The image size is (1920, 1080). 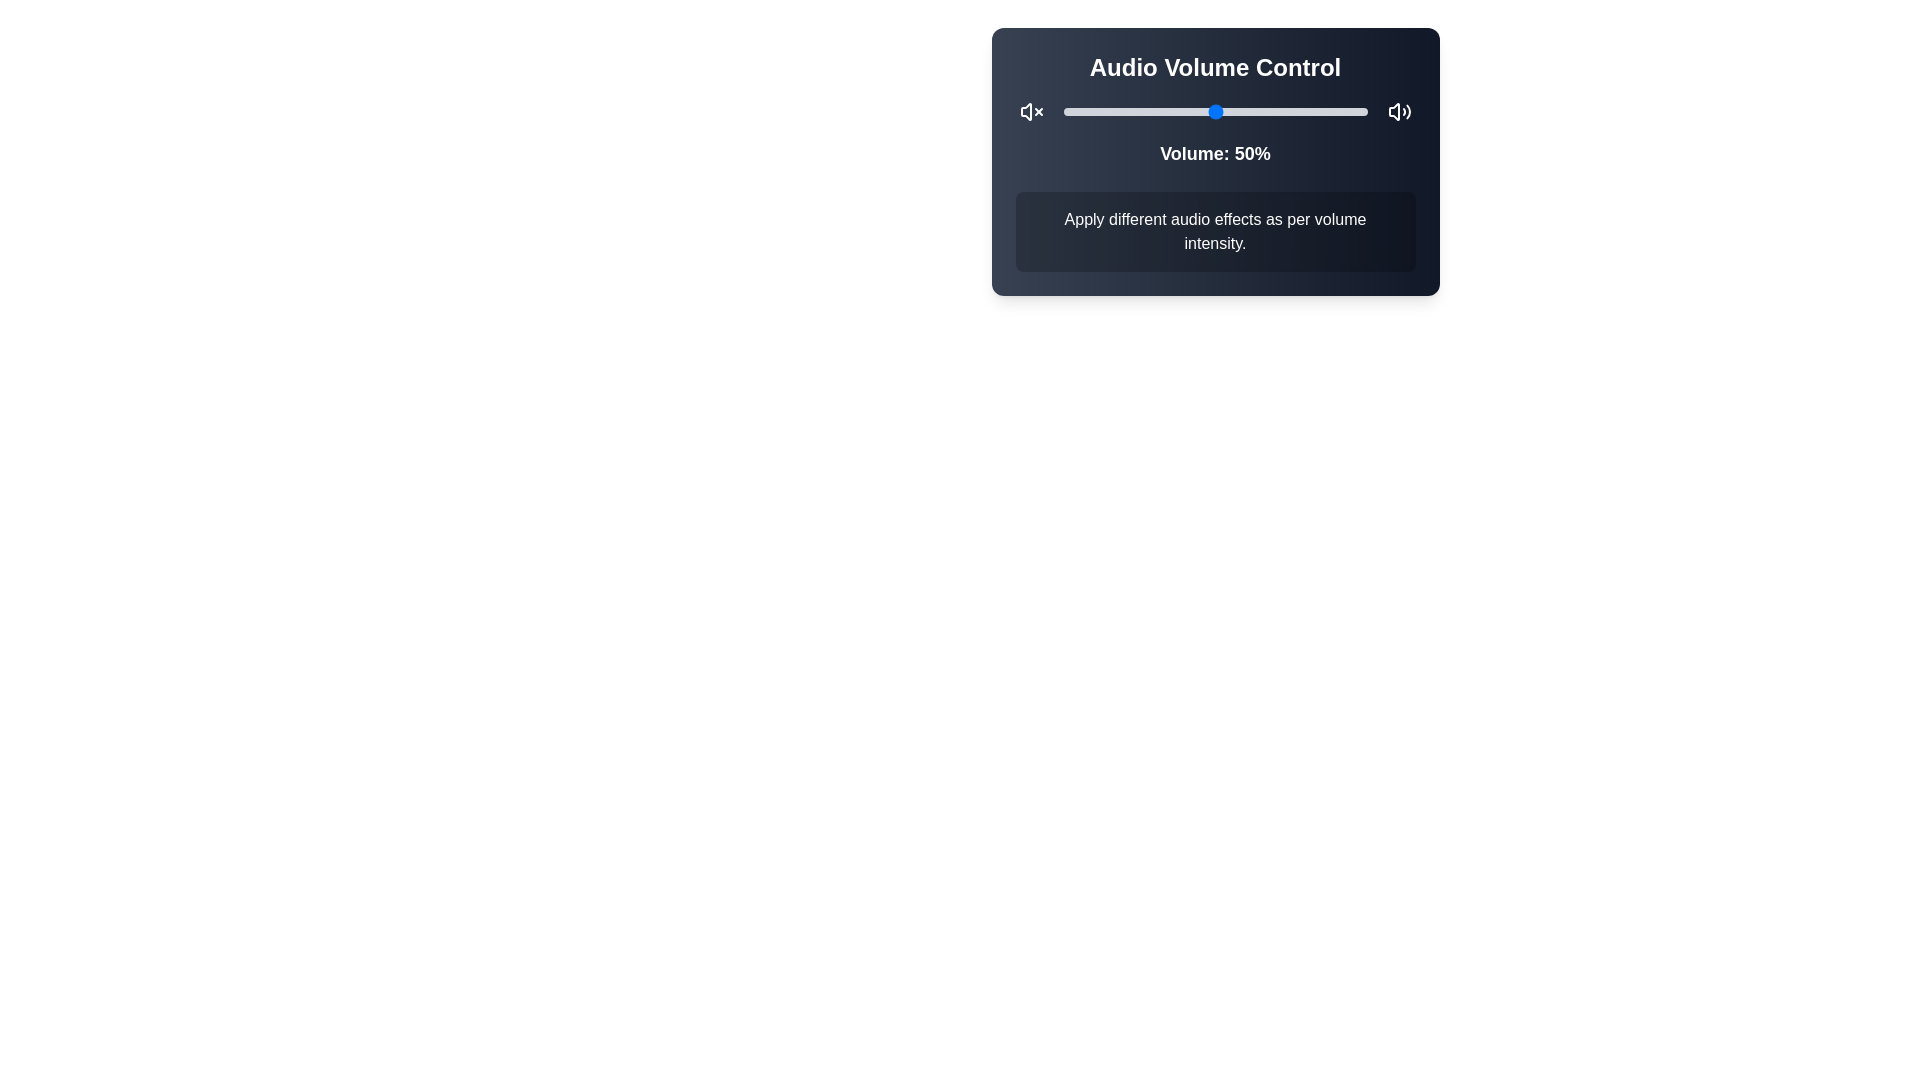 I want to click on the volume slider to set the volume to 96%, so click(x=1355, y=111).